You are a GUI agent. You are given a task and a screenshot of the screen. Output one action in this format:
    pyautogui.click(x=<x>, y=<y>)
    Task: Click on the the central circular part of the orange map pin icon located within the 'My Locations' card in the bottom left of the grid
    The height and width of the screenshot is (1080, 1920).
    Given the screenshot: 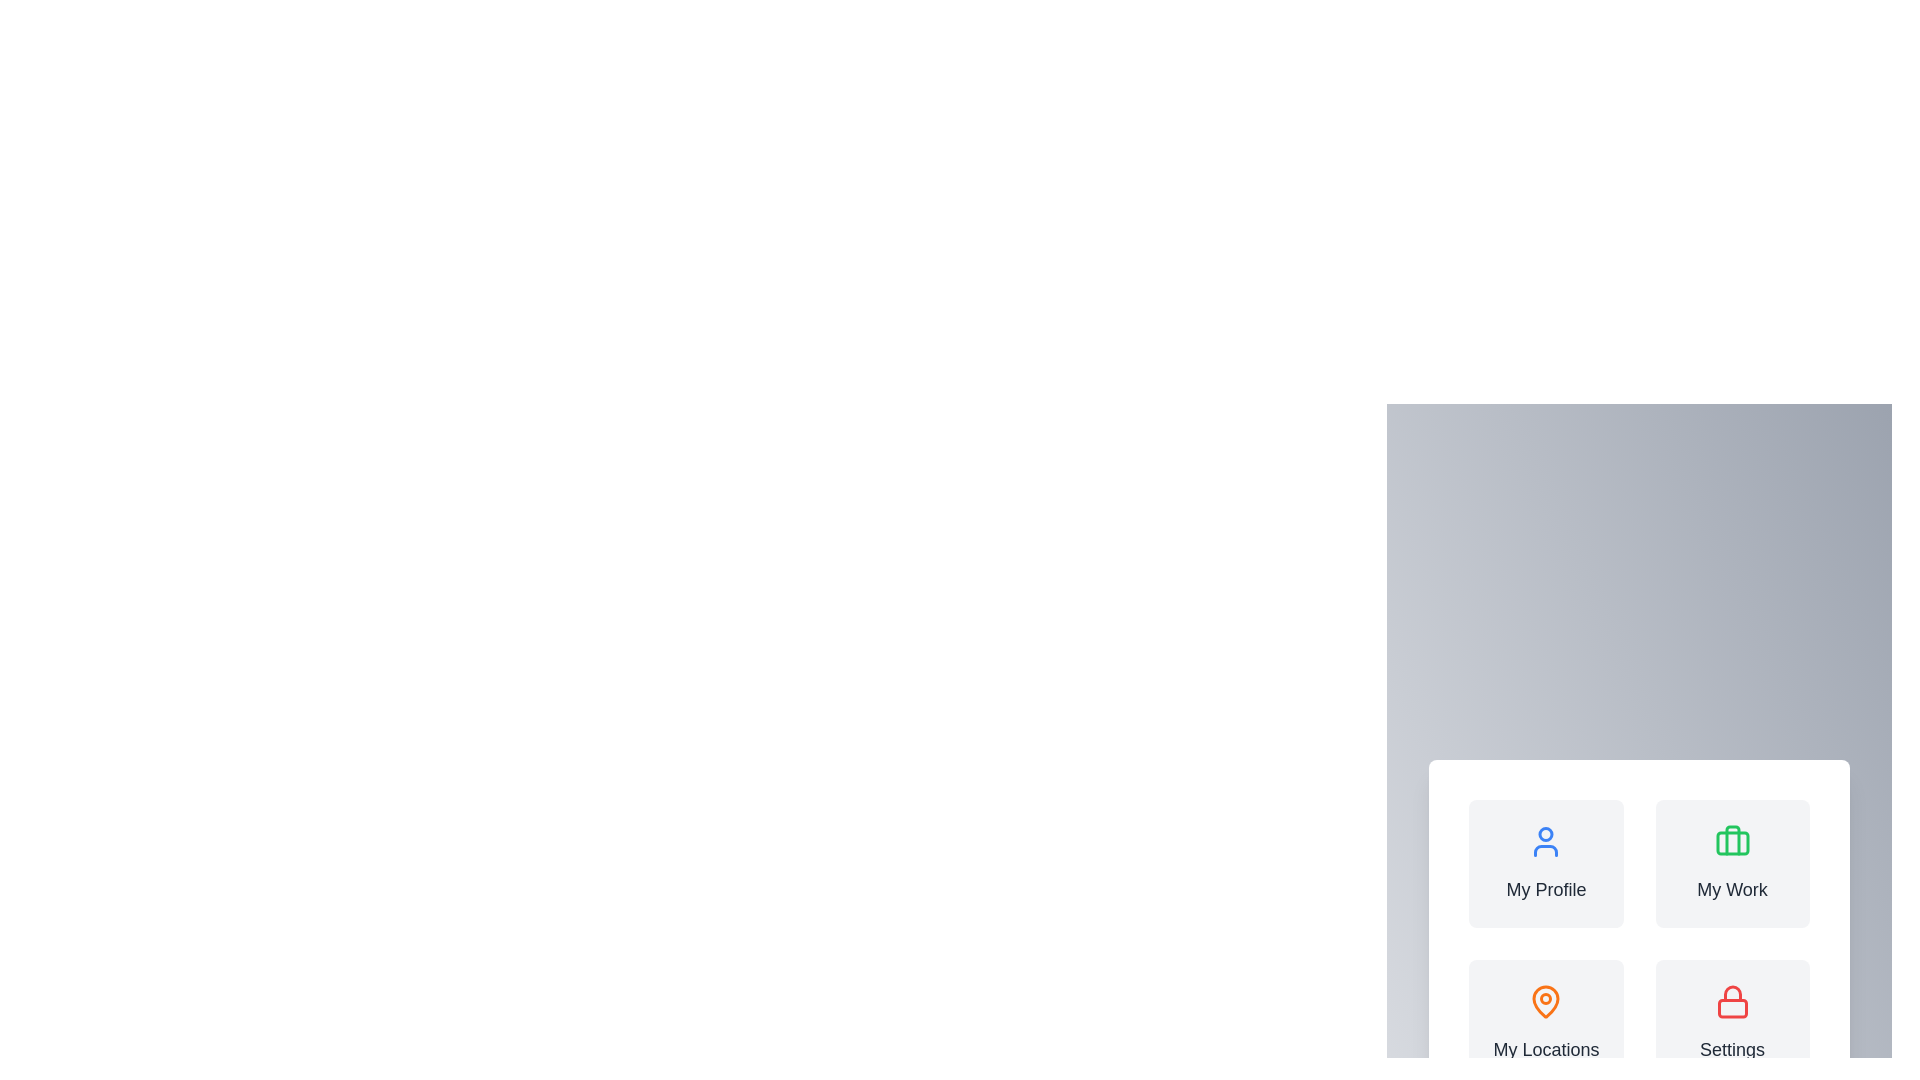 What is the action you would take?
    pyautogui.click(x=1545, y=999)
    